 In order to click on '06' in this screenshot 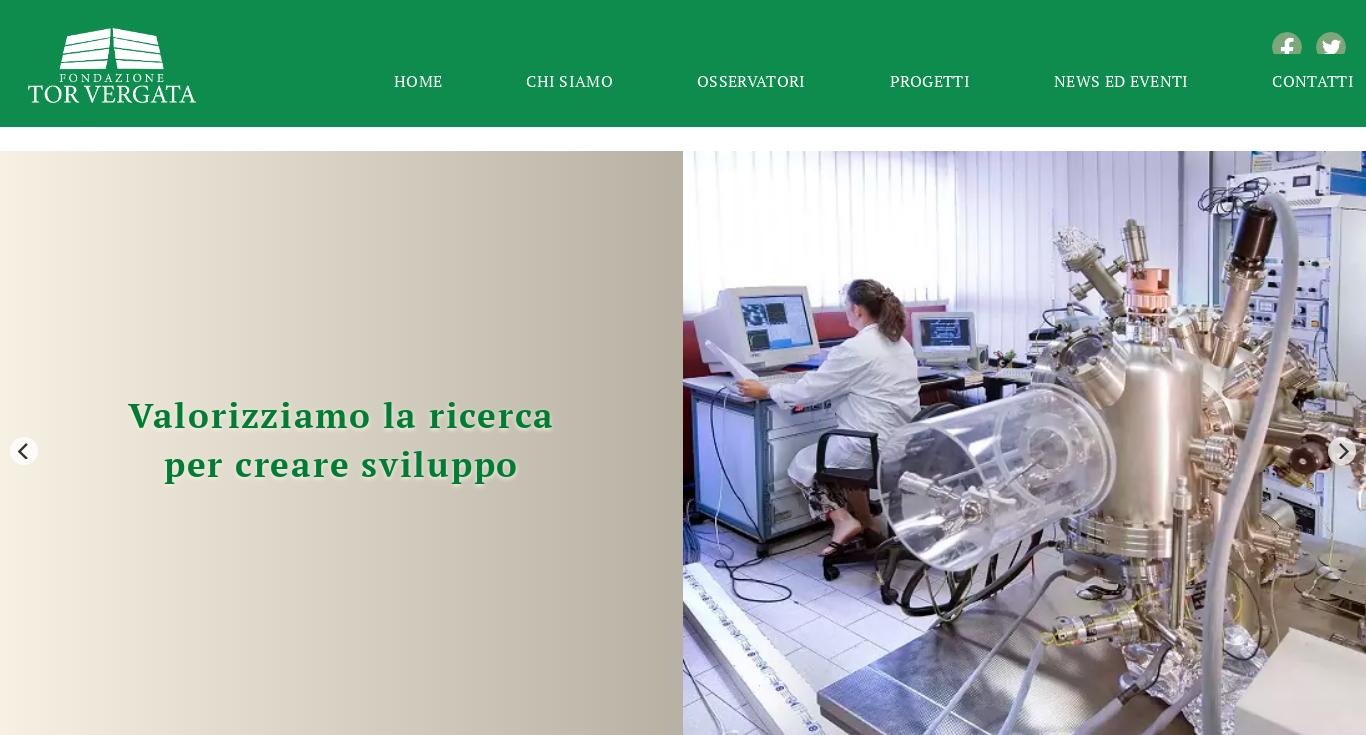, I will do `click(764, 647)`.